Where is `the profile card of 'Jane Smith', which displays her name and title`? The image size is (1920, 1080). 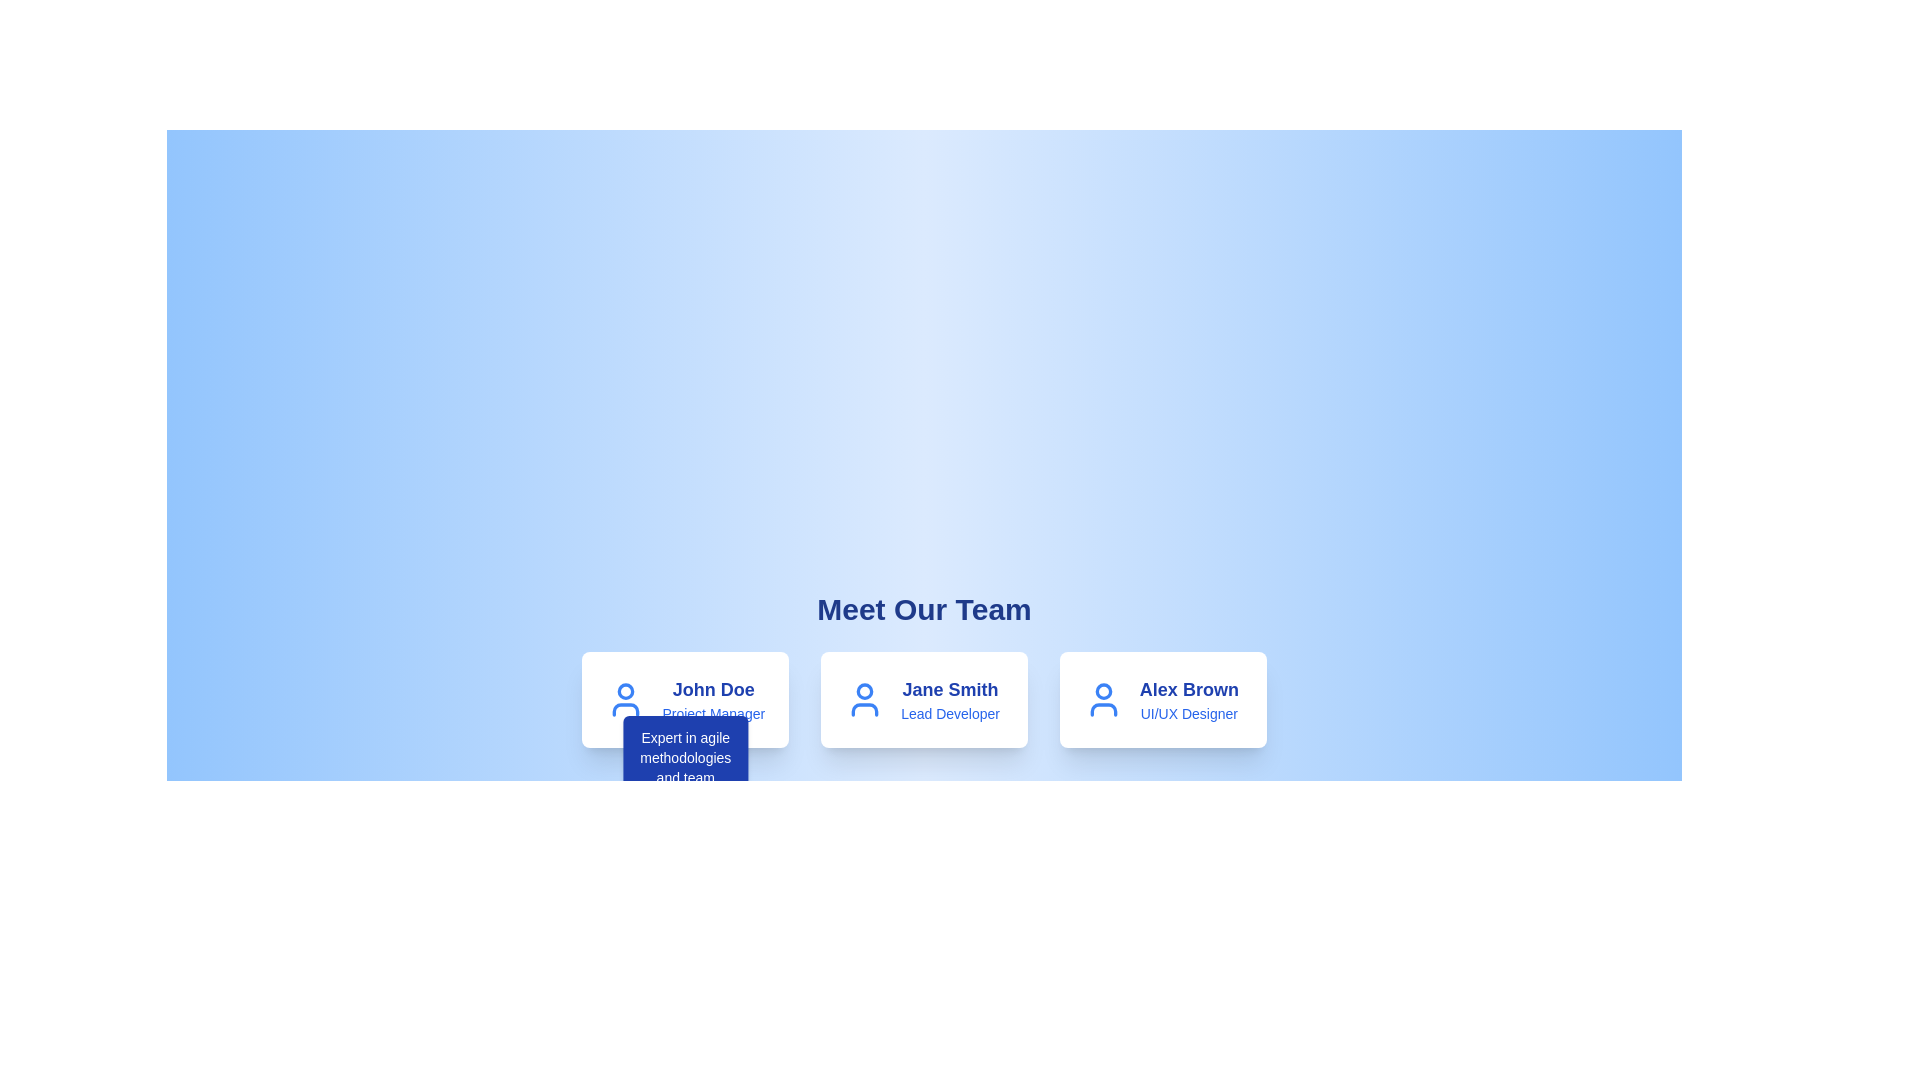
the profile card of 'Jane Smith', which displays her name and title is located at coordinates (923, 698).